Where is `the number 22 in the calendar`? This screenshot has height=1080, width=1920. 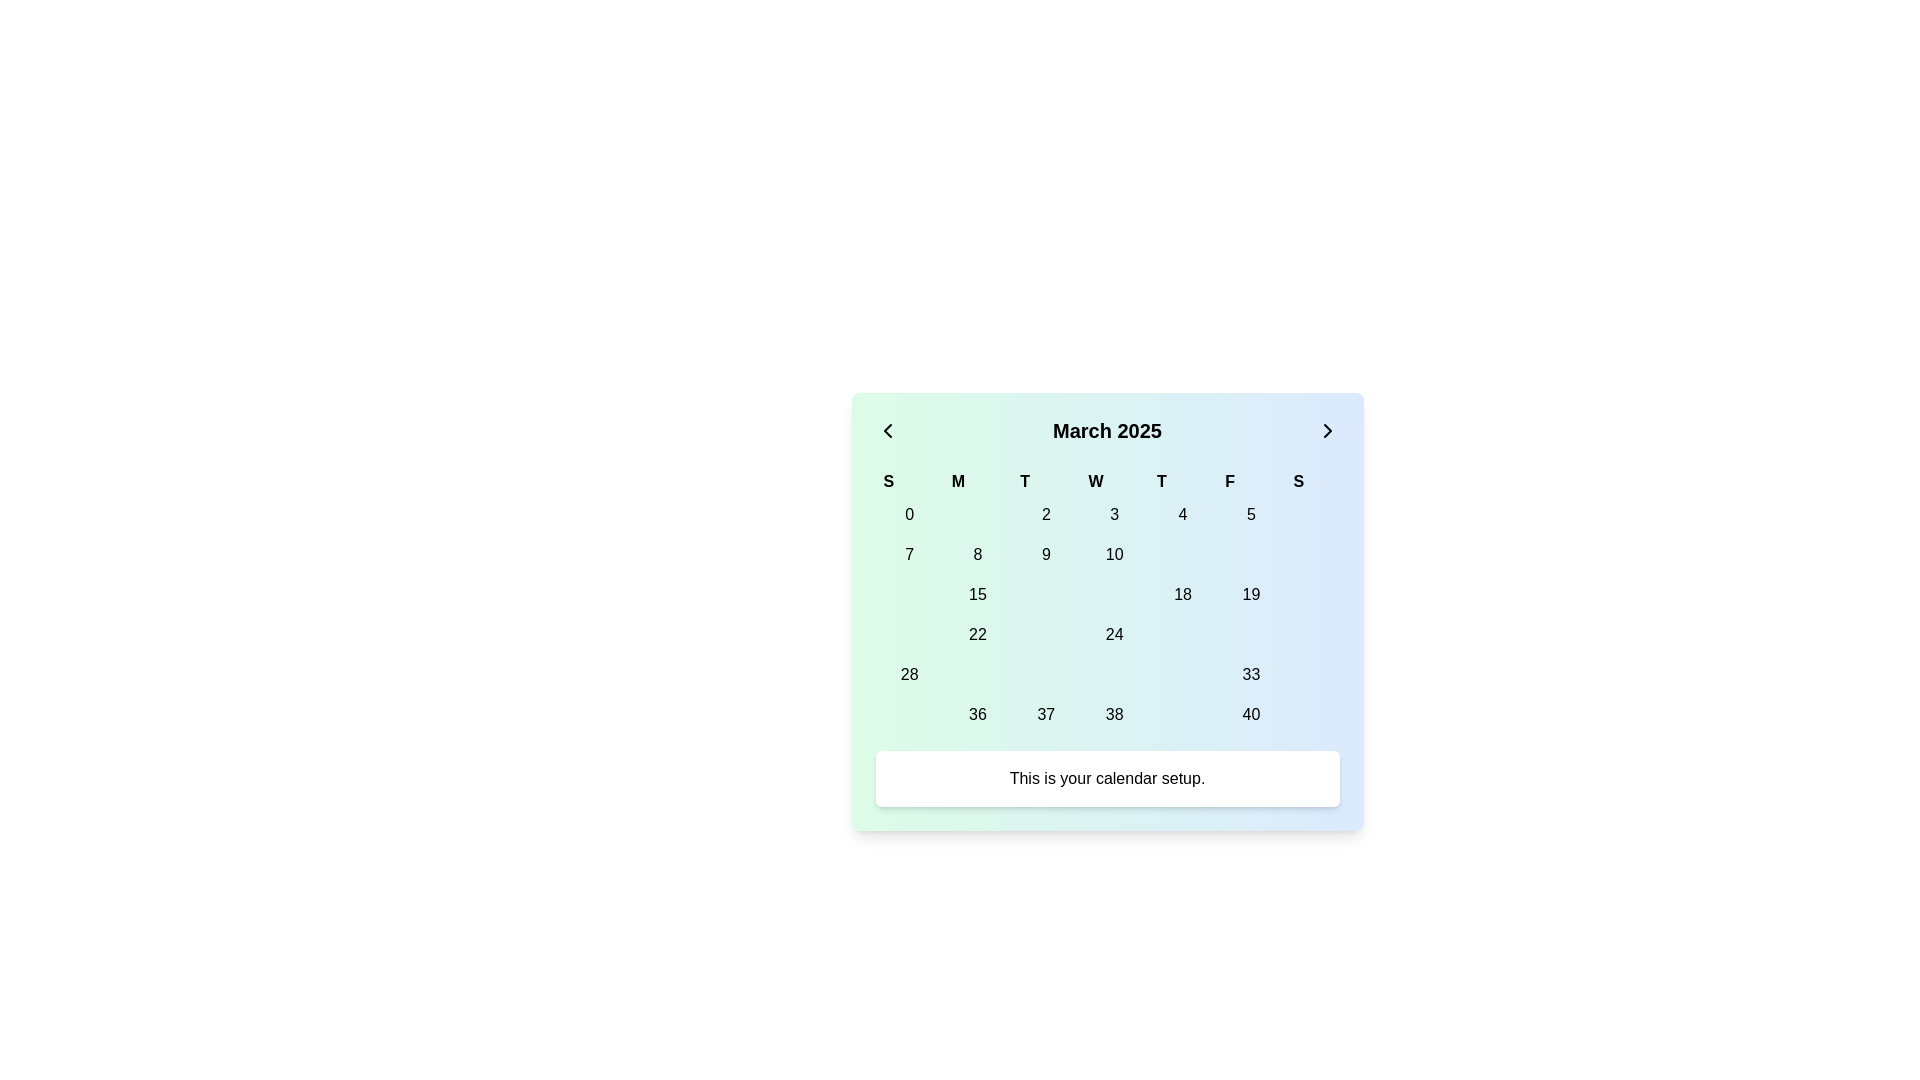 the number 22 in the calendar is located at coordinates (978, 635).